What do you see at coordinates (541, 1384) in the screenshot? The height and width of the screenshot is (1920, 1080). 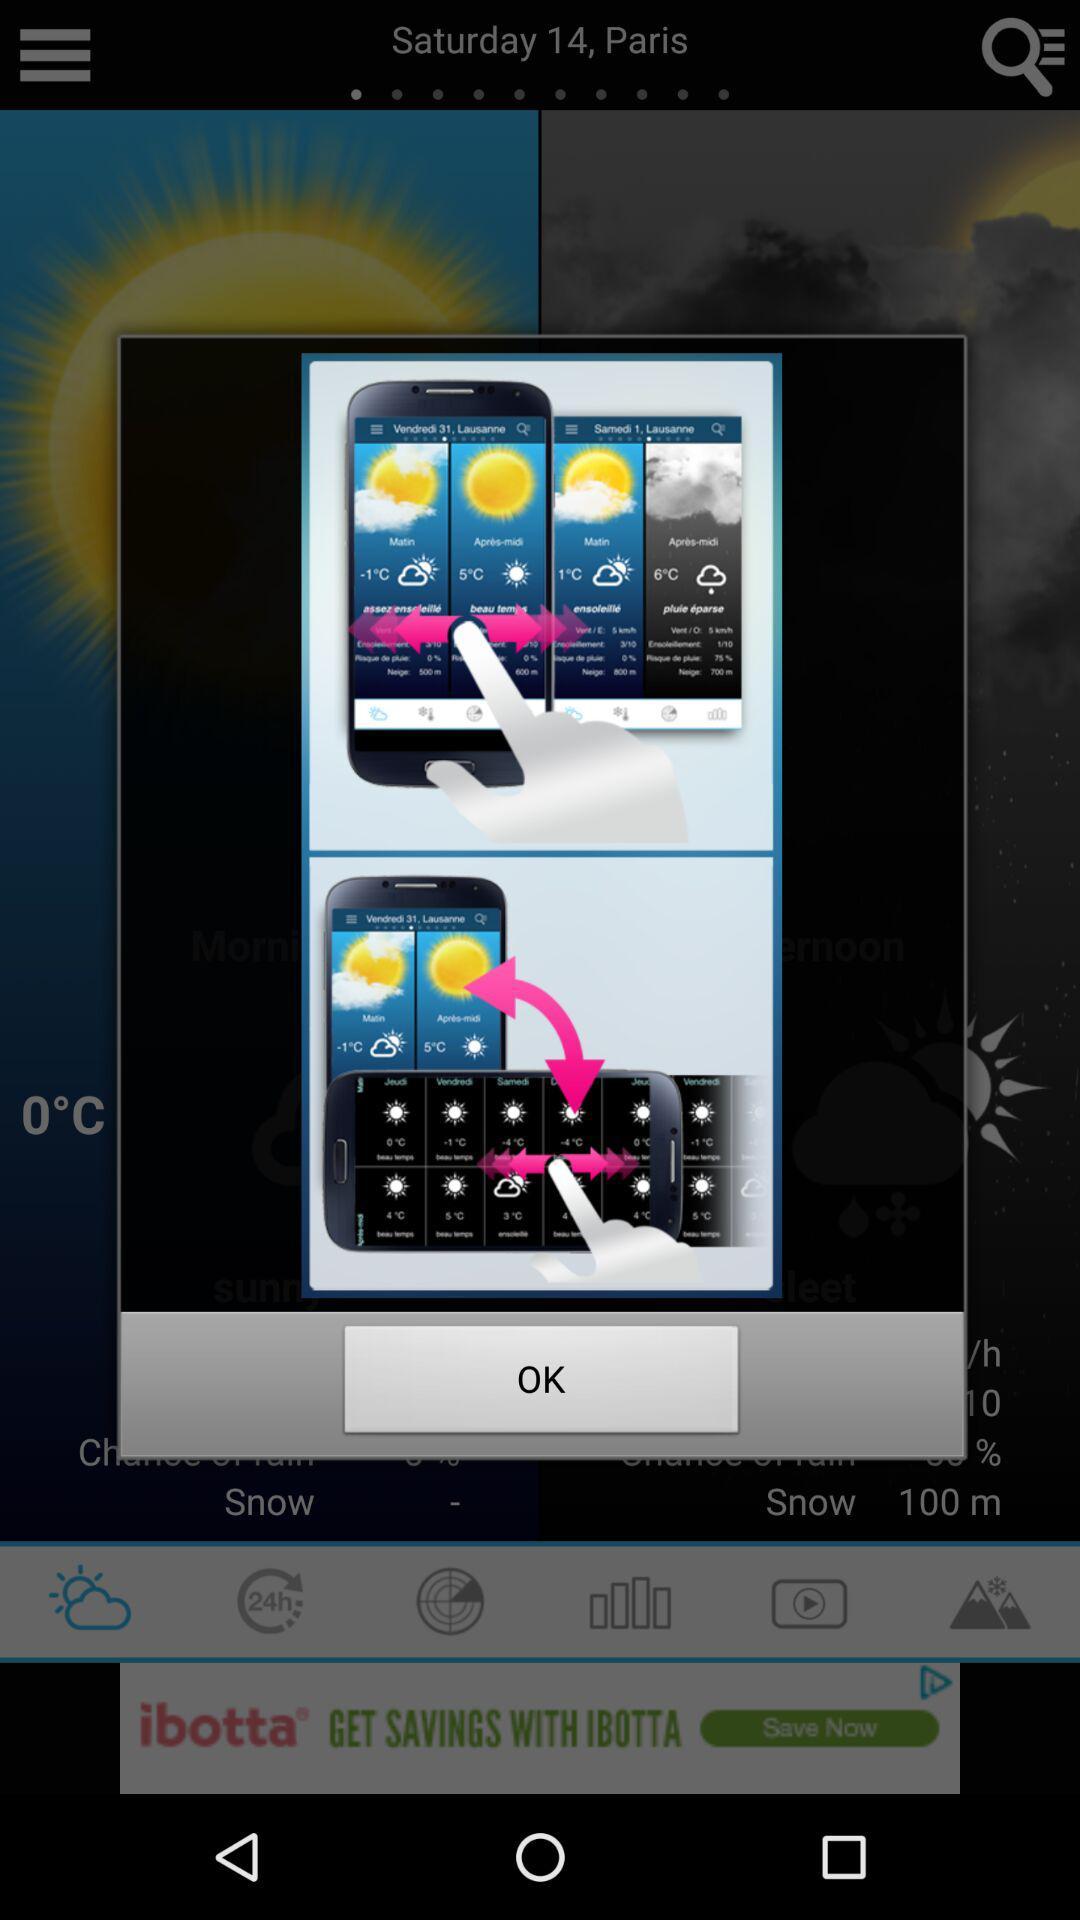 I see `ok` at bounding box center [541, 1384].